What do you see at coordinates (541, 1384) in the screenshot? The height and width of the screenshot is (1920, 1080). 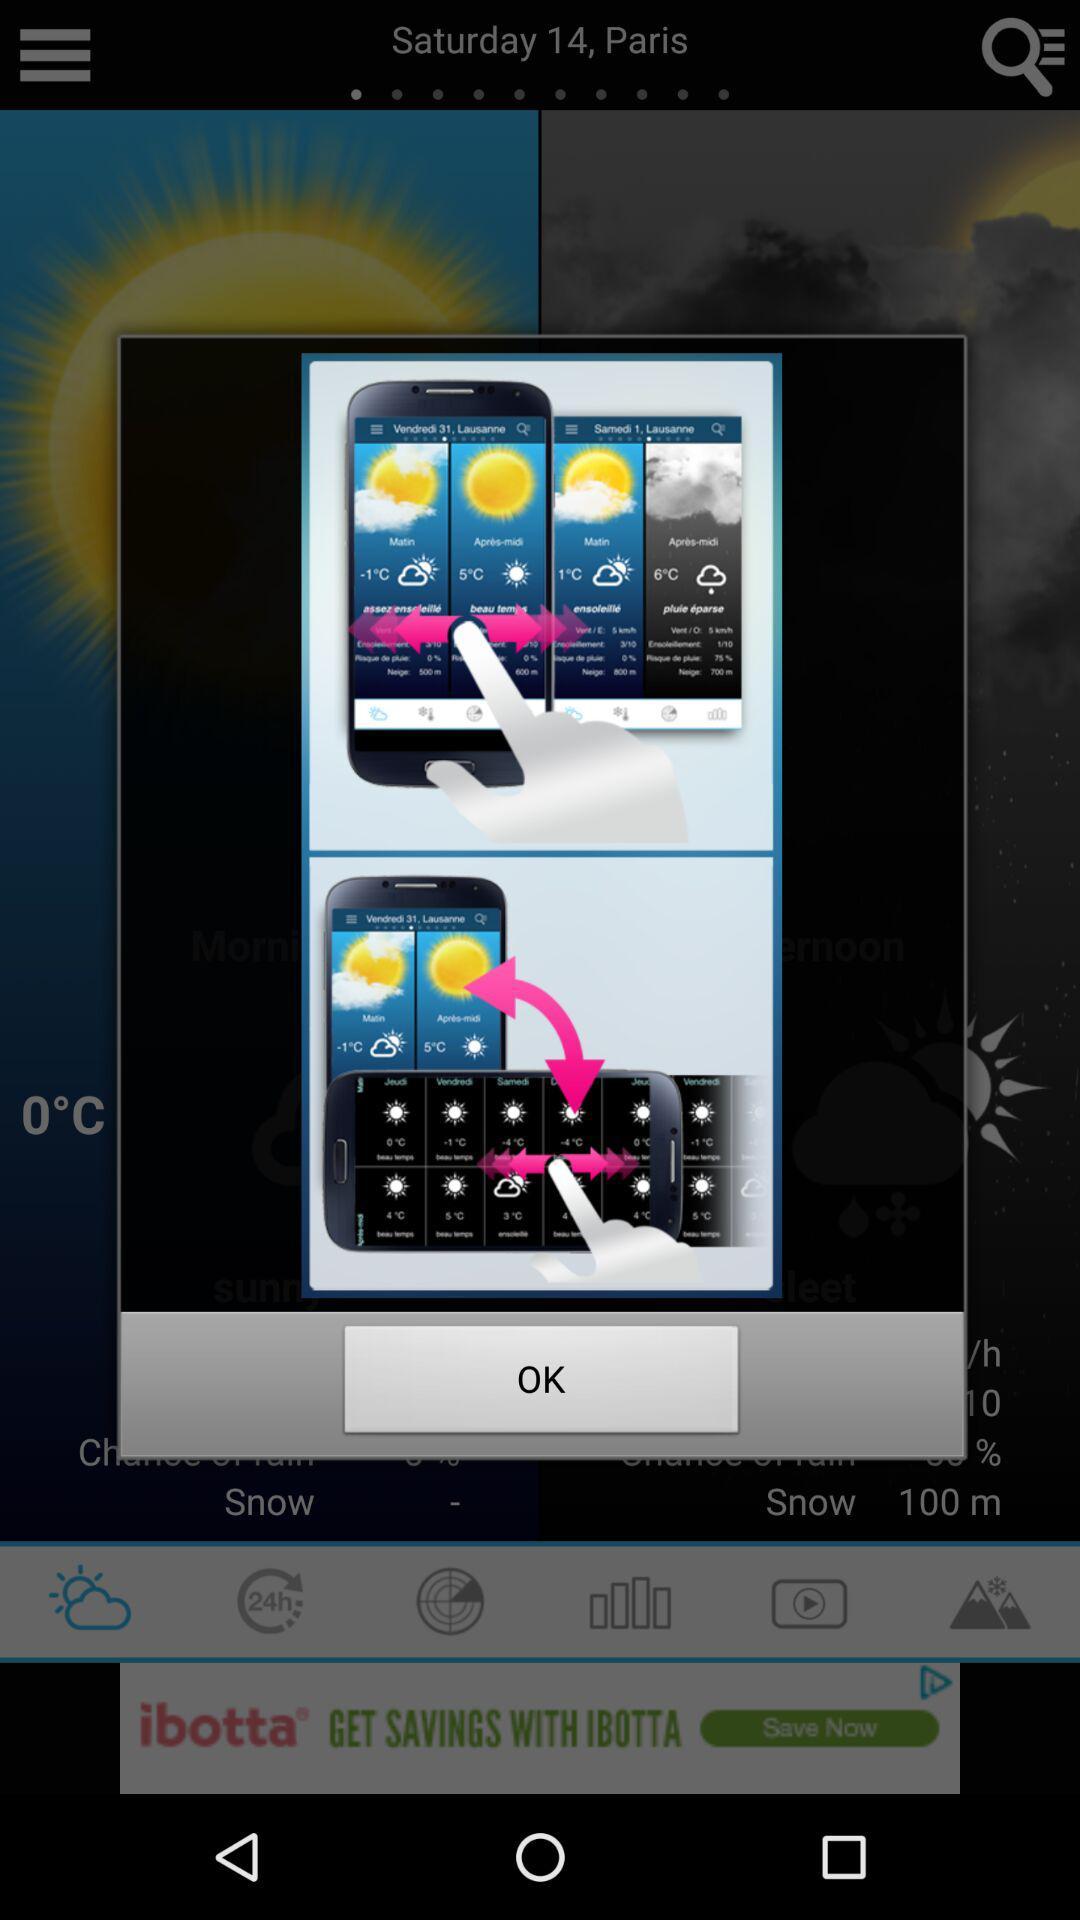 I see `ok` at bounding box center [541, 1384].